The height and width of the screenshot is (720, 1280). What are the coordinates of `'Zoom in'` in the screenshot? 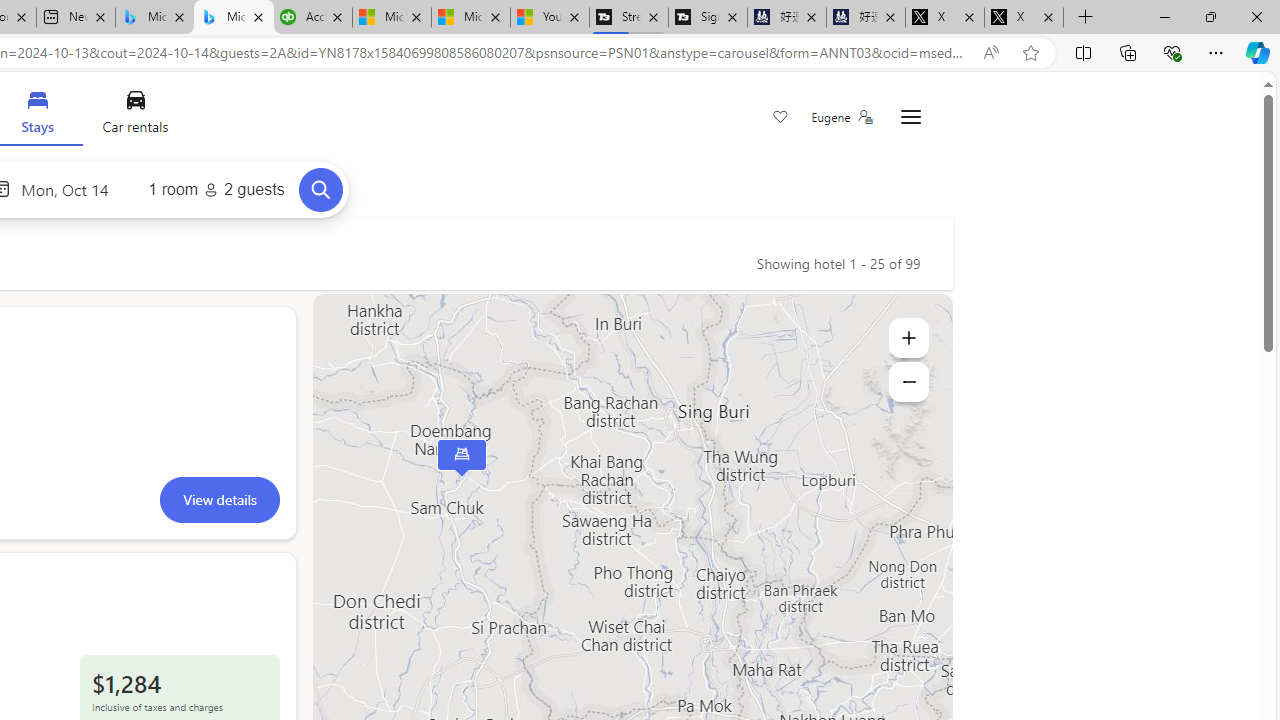 It's located at (907, 337).